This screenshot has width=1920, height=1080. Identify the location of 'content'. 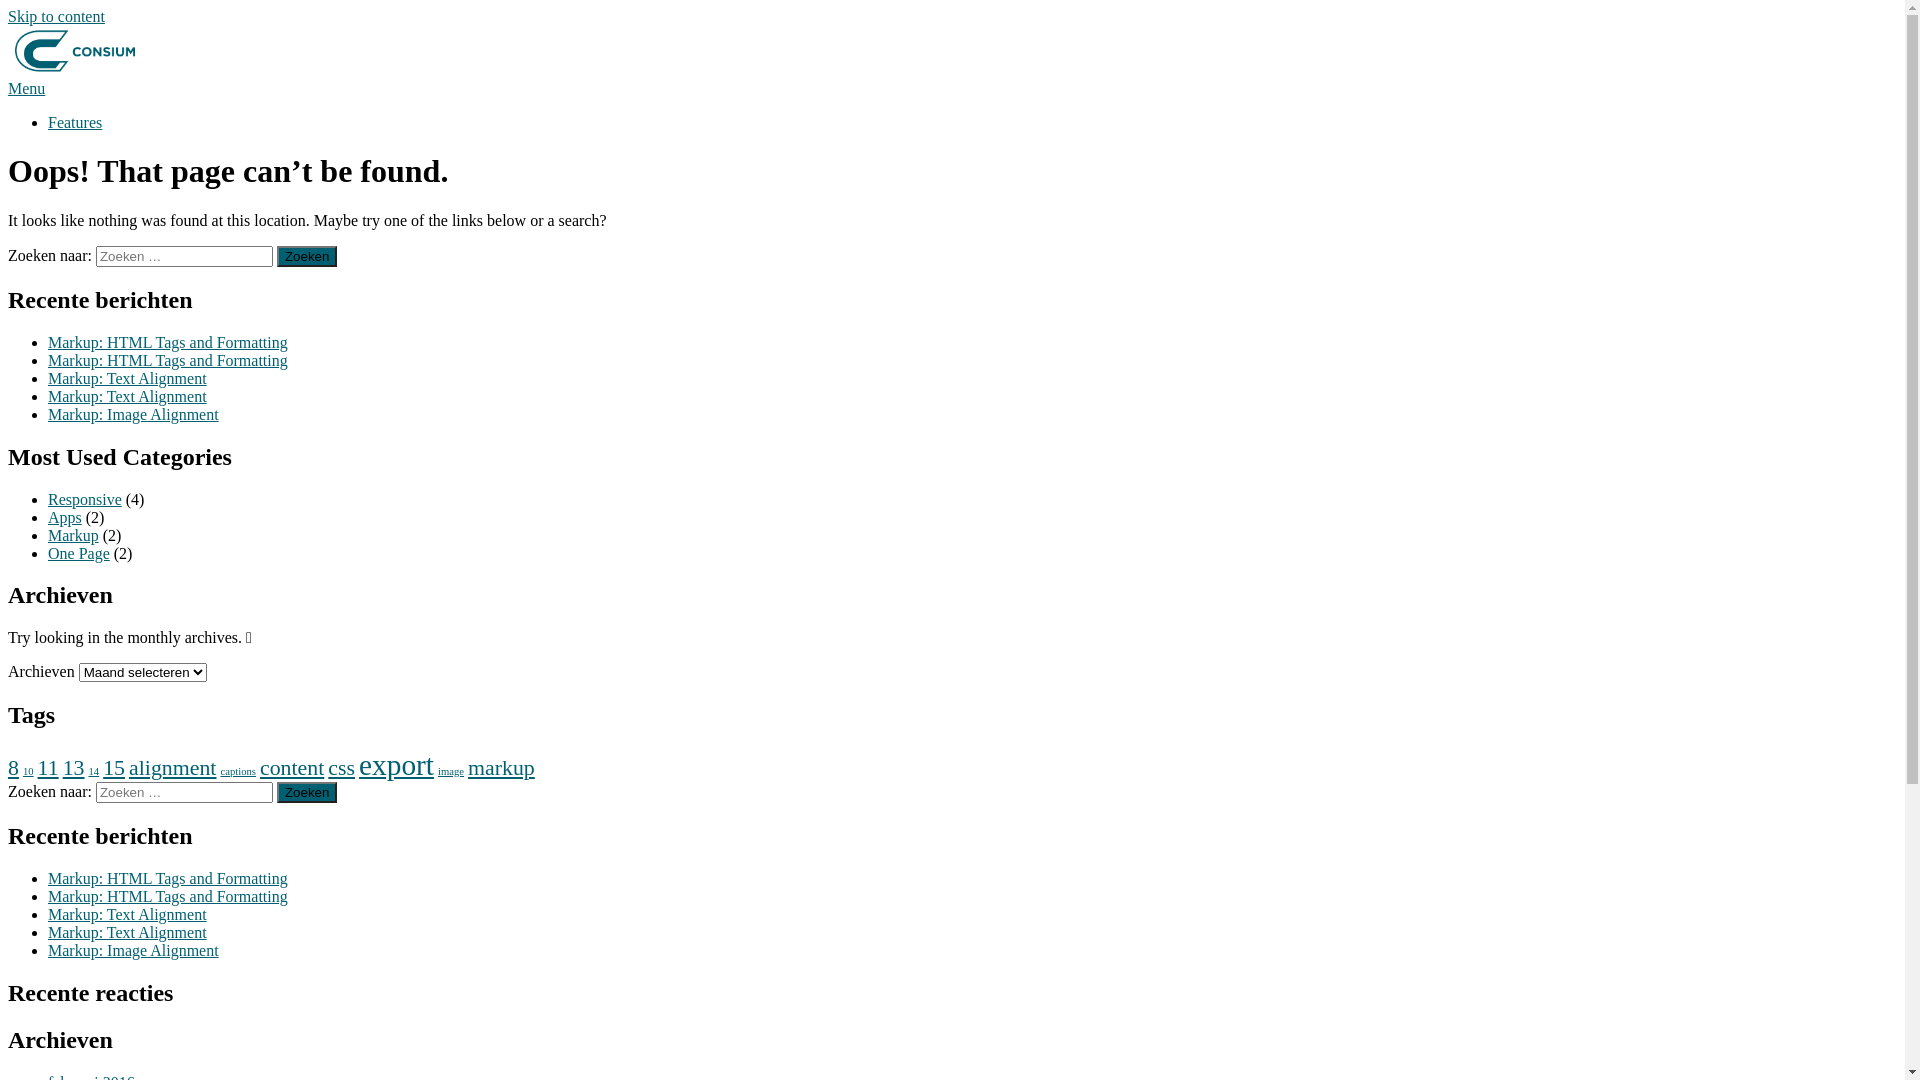
(291, 766).